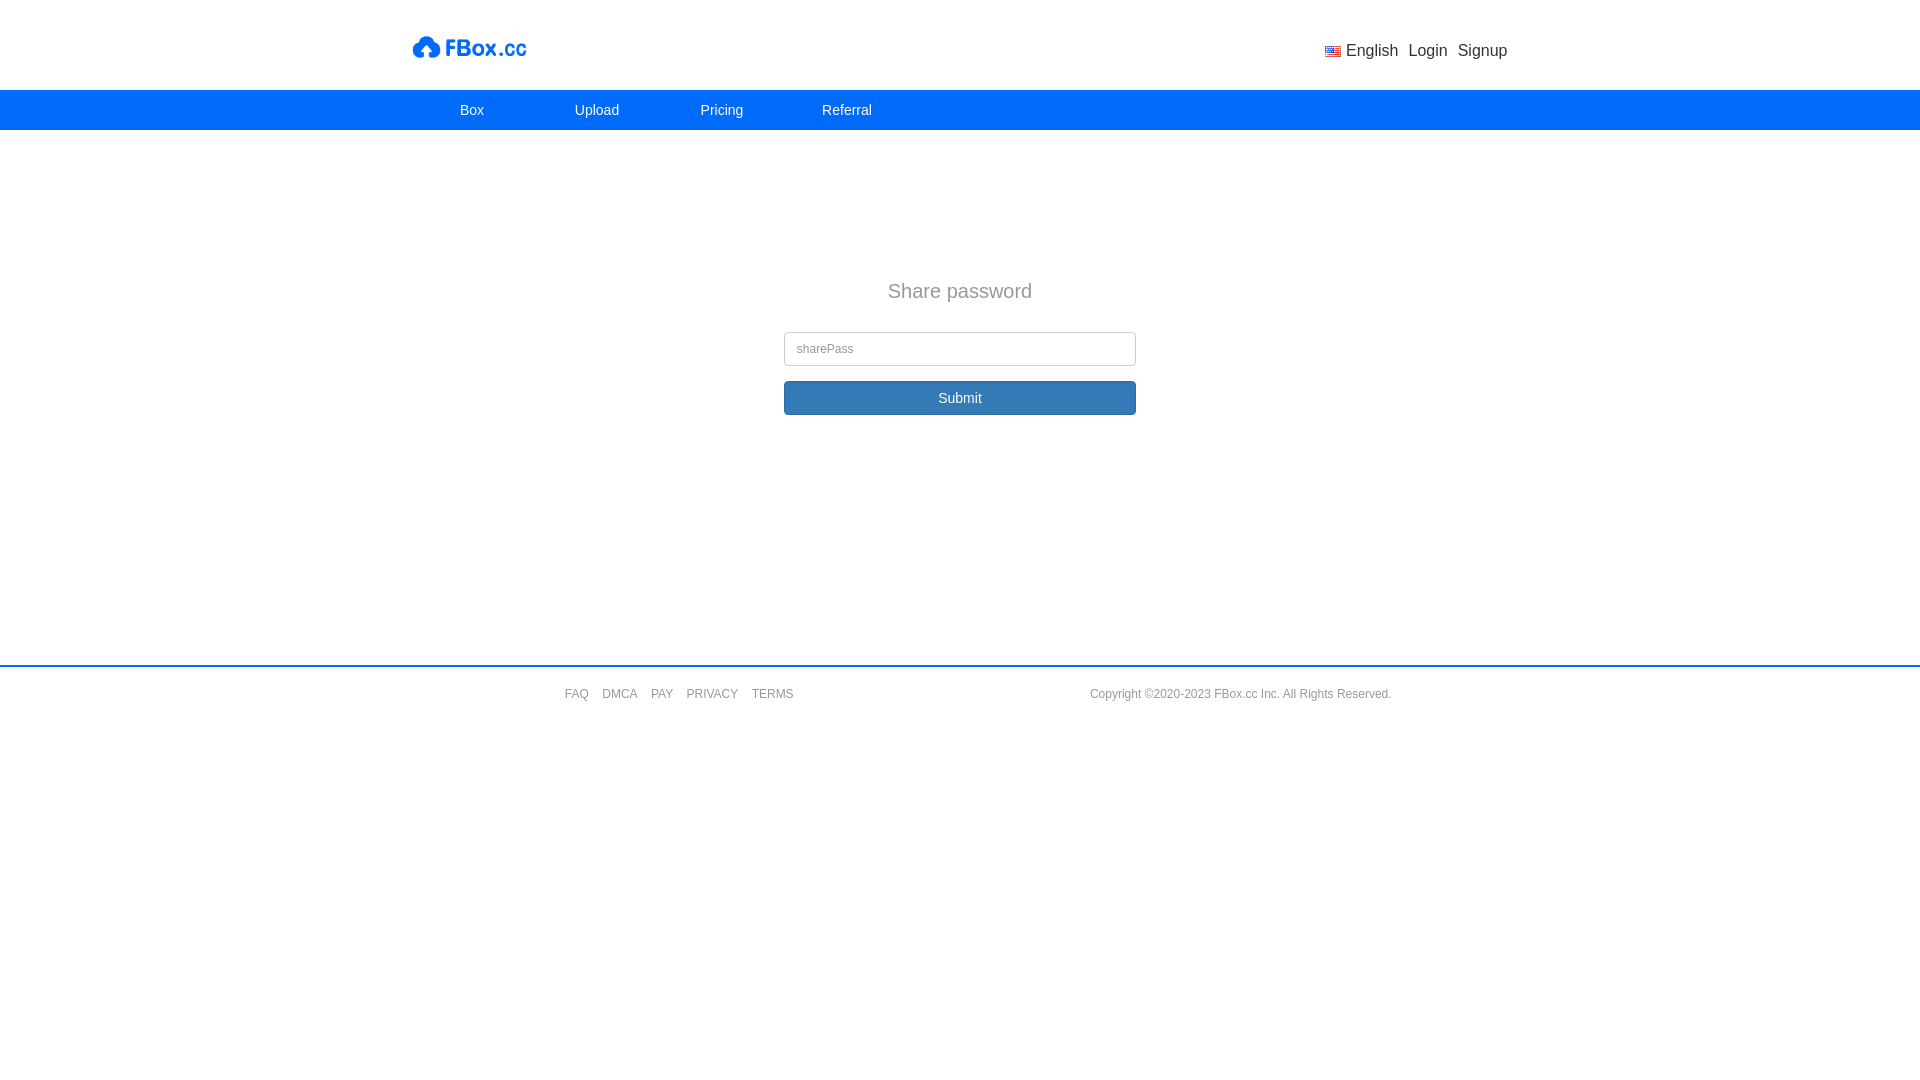  What do you see at coordinates (1360, 49) in the screenshot?
I see `'English'` at bounding box center [1360, 49].